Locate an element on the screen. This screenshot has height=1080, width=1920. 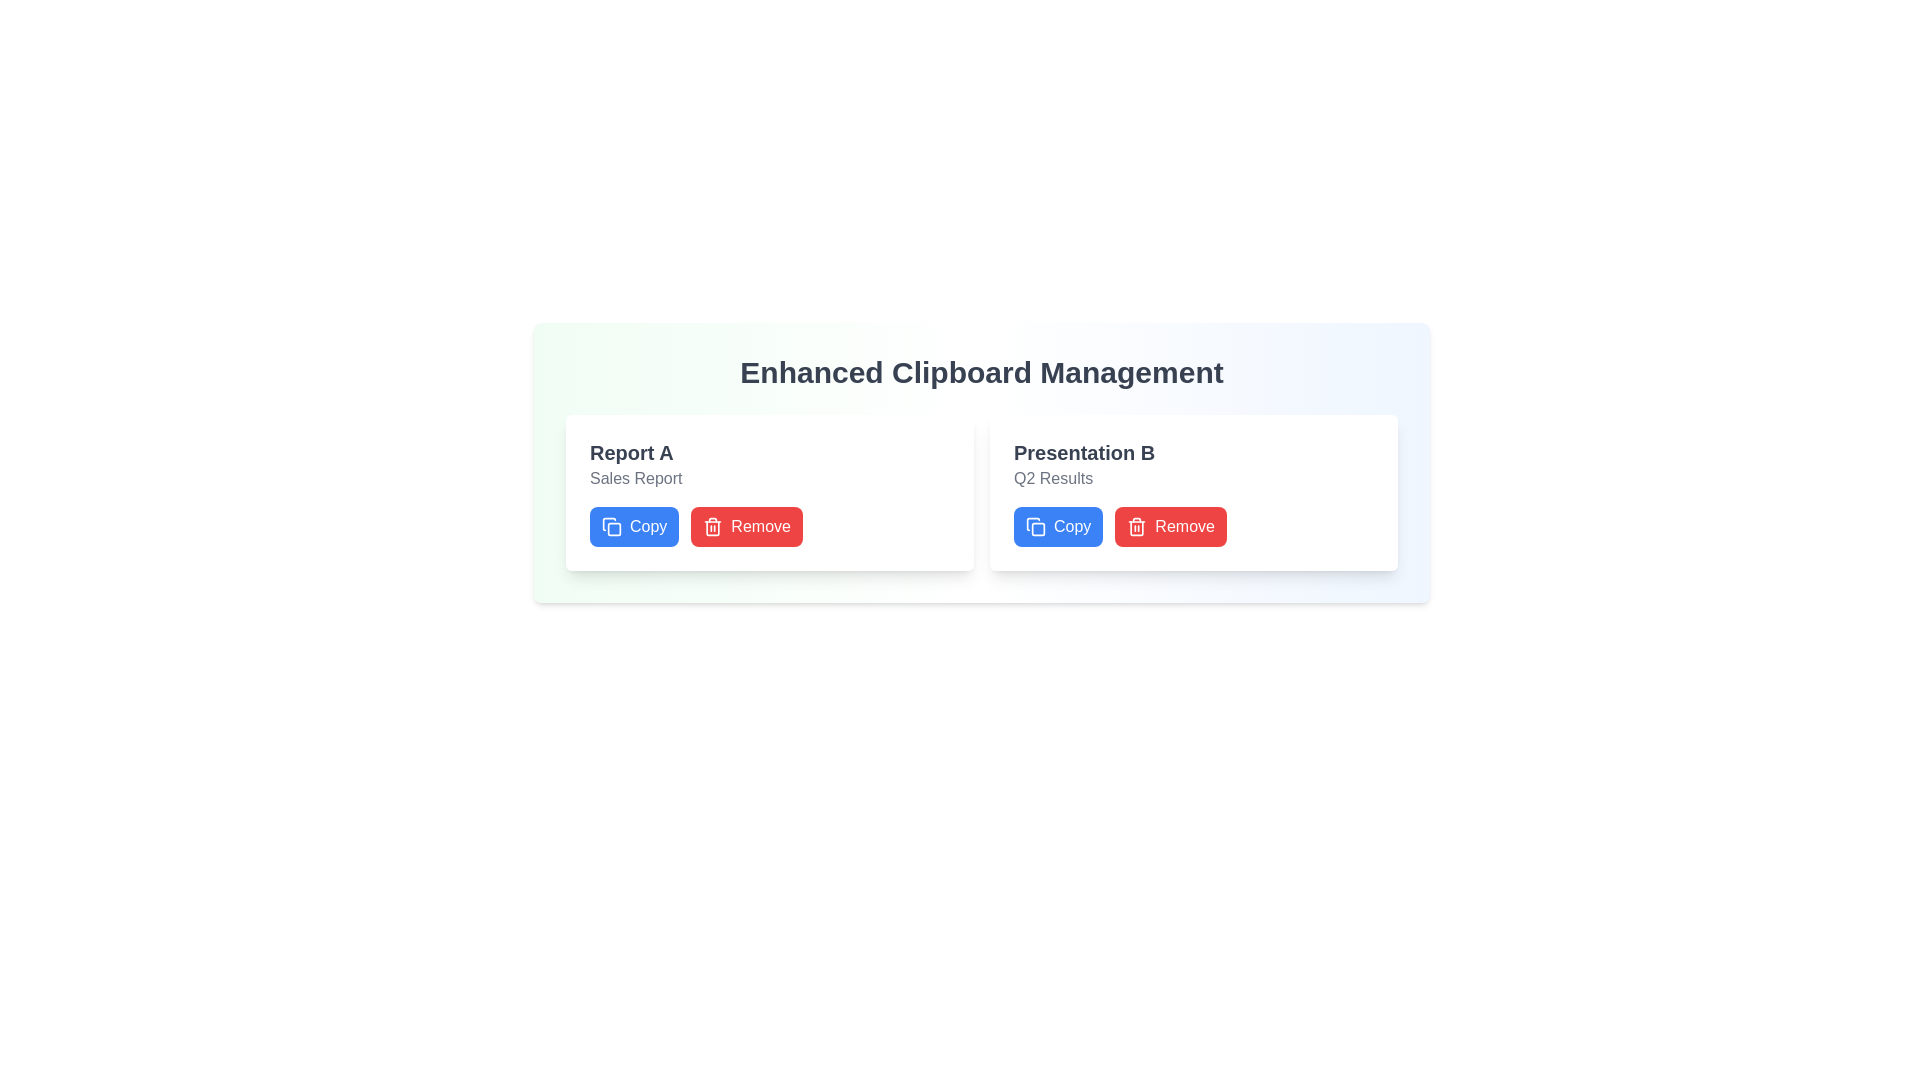
the static text label located in the second card from the left, positioned below the title 'Presentation B' and above the buttons 'Copy' and 'Remove' is located at coordinates (1052, 478).